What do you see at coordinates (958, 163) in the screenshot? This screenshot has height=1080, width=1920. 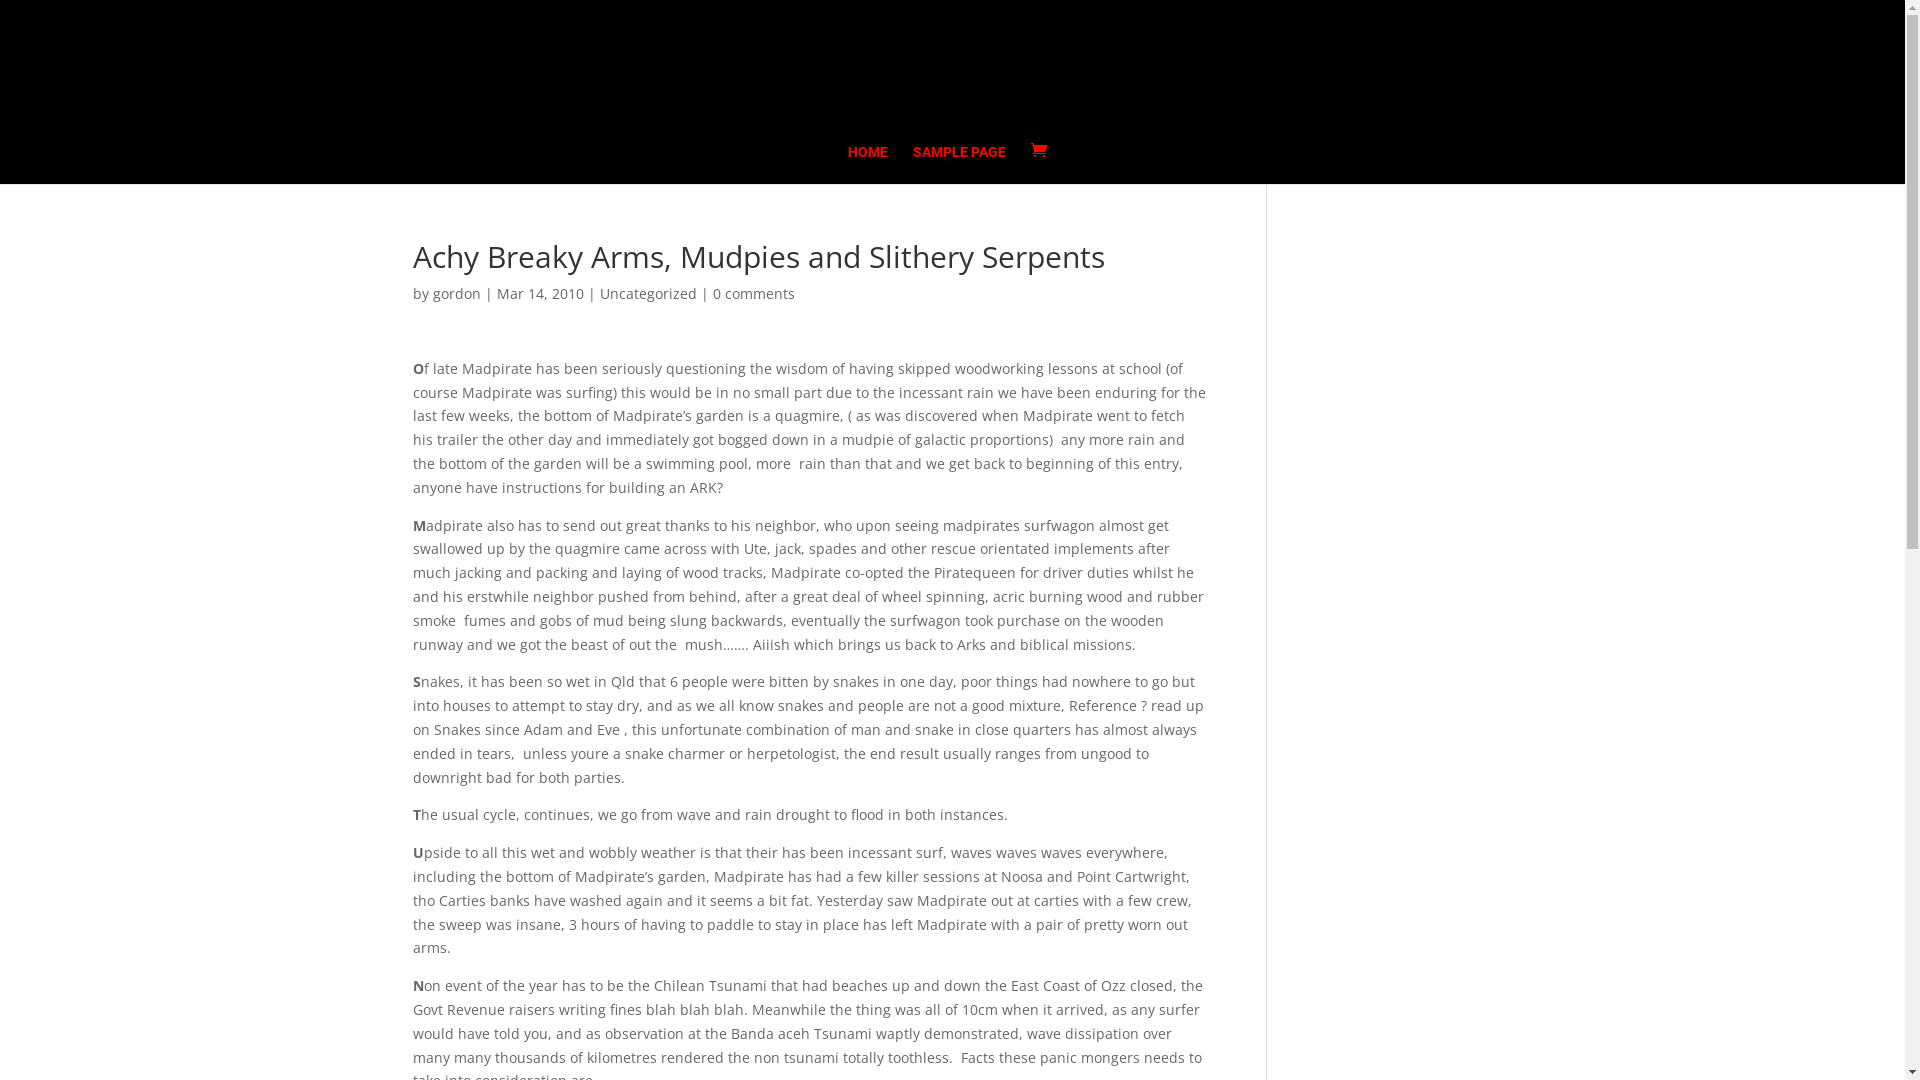 I see `'SAMPLE PAGE'` at bounding box center [958, 163].